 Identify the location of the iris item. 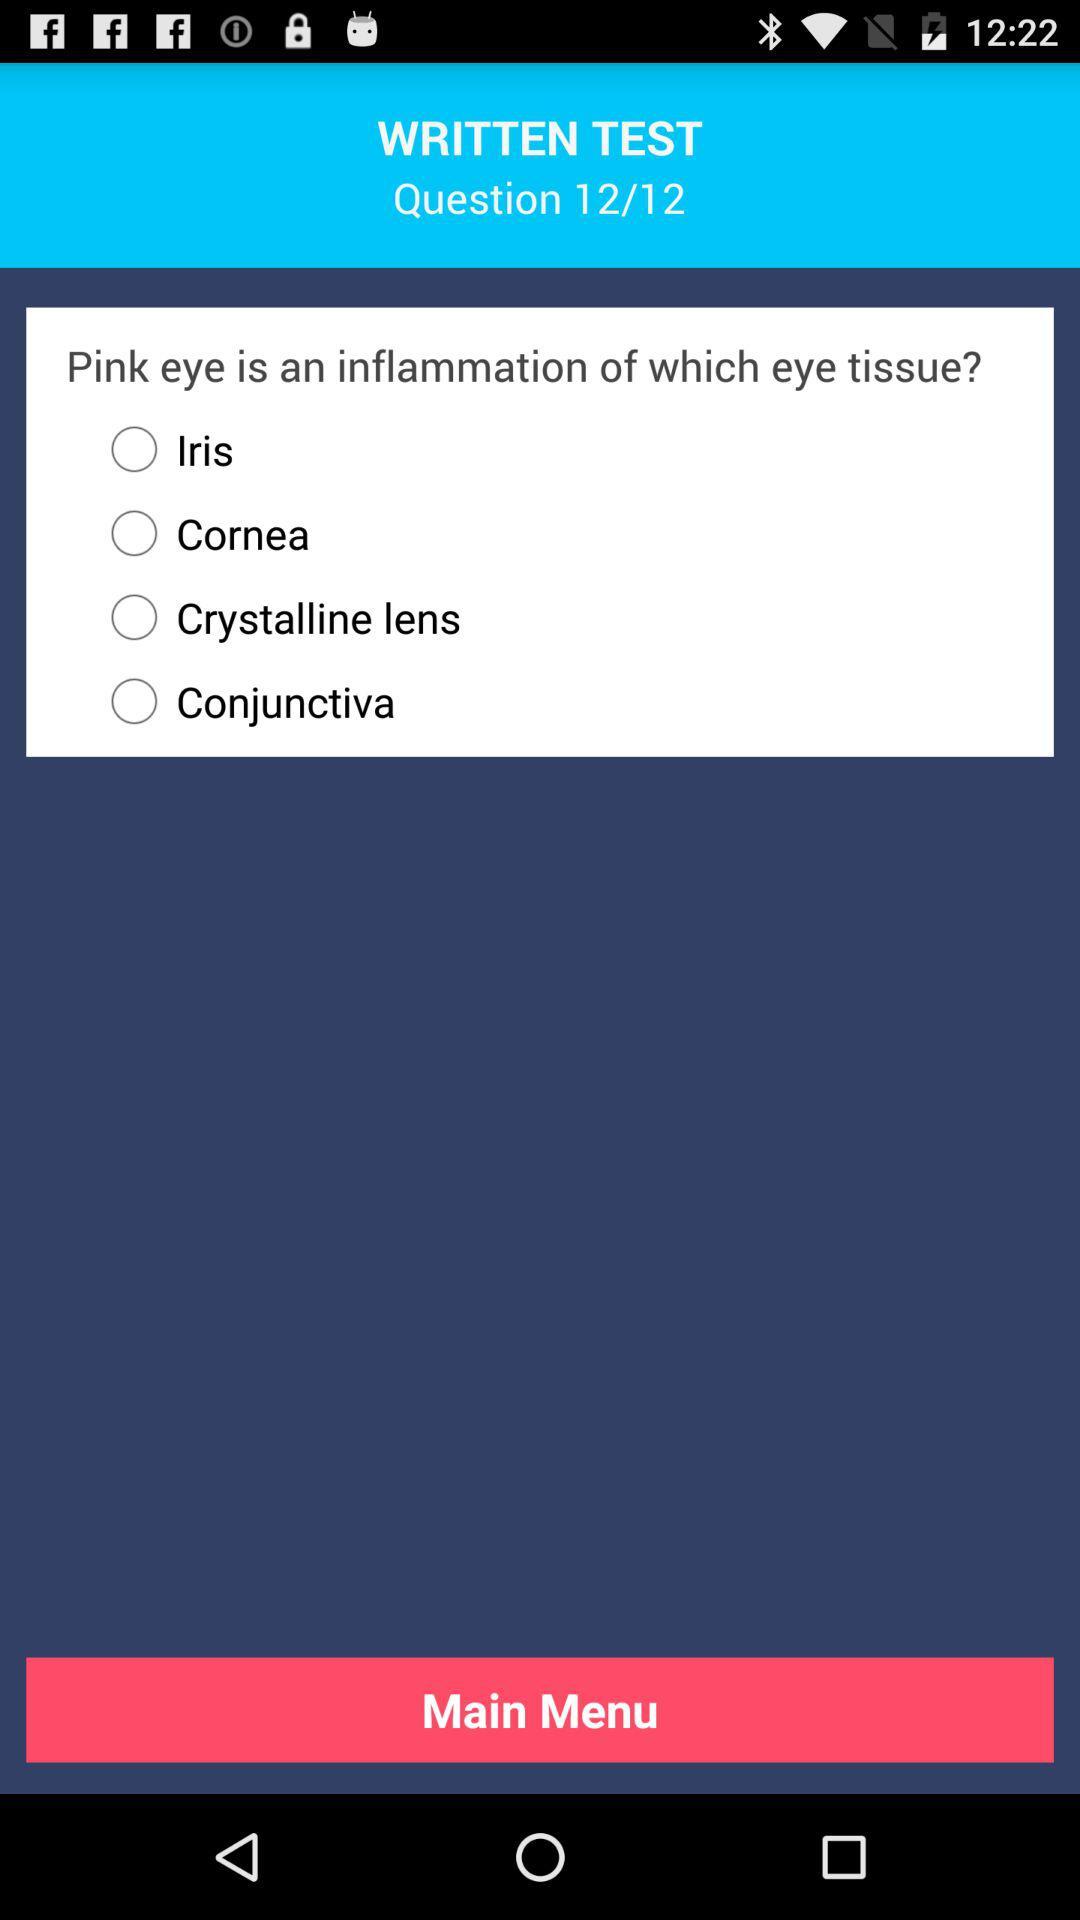
(162, 448).